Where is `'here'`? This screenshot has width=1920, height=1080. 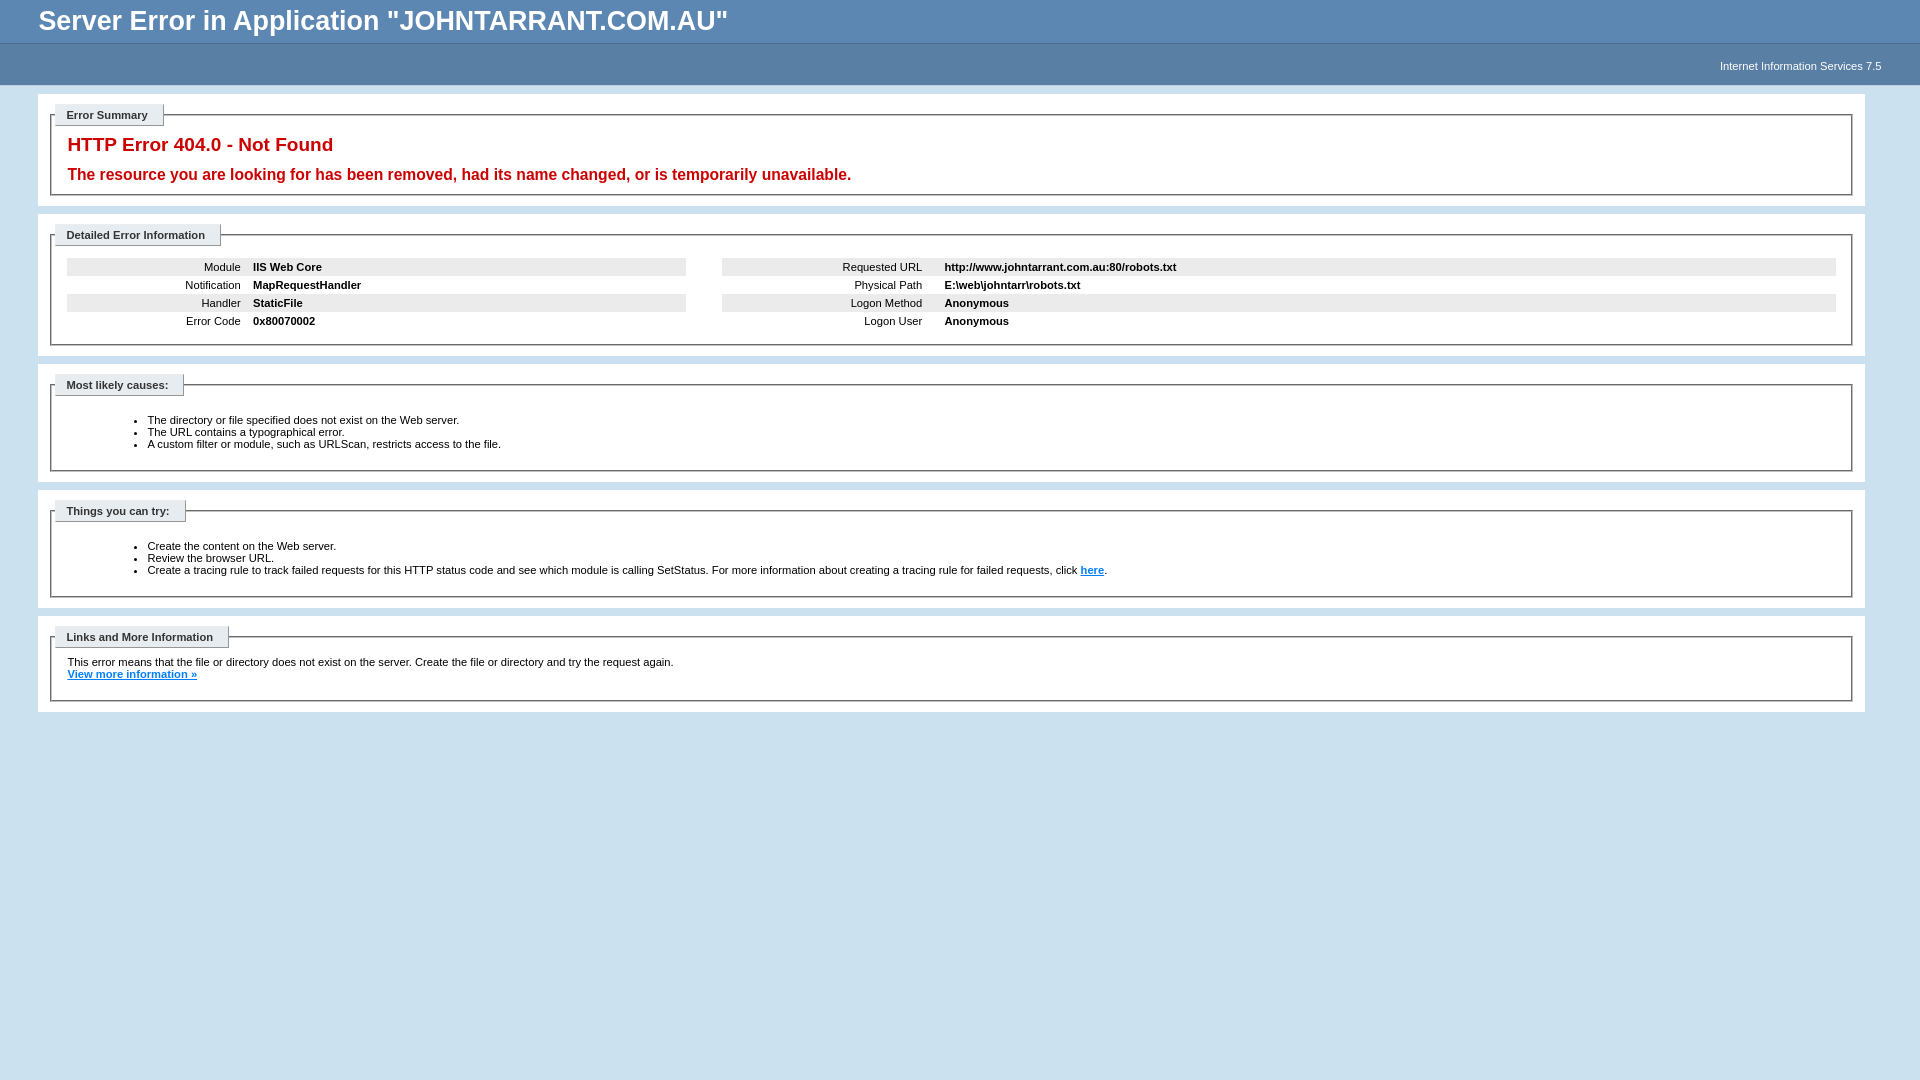 'here' is located at coordinates (1092, 570).